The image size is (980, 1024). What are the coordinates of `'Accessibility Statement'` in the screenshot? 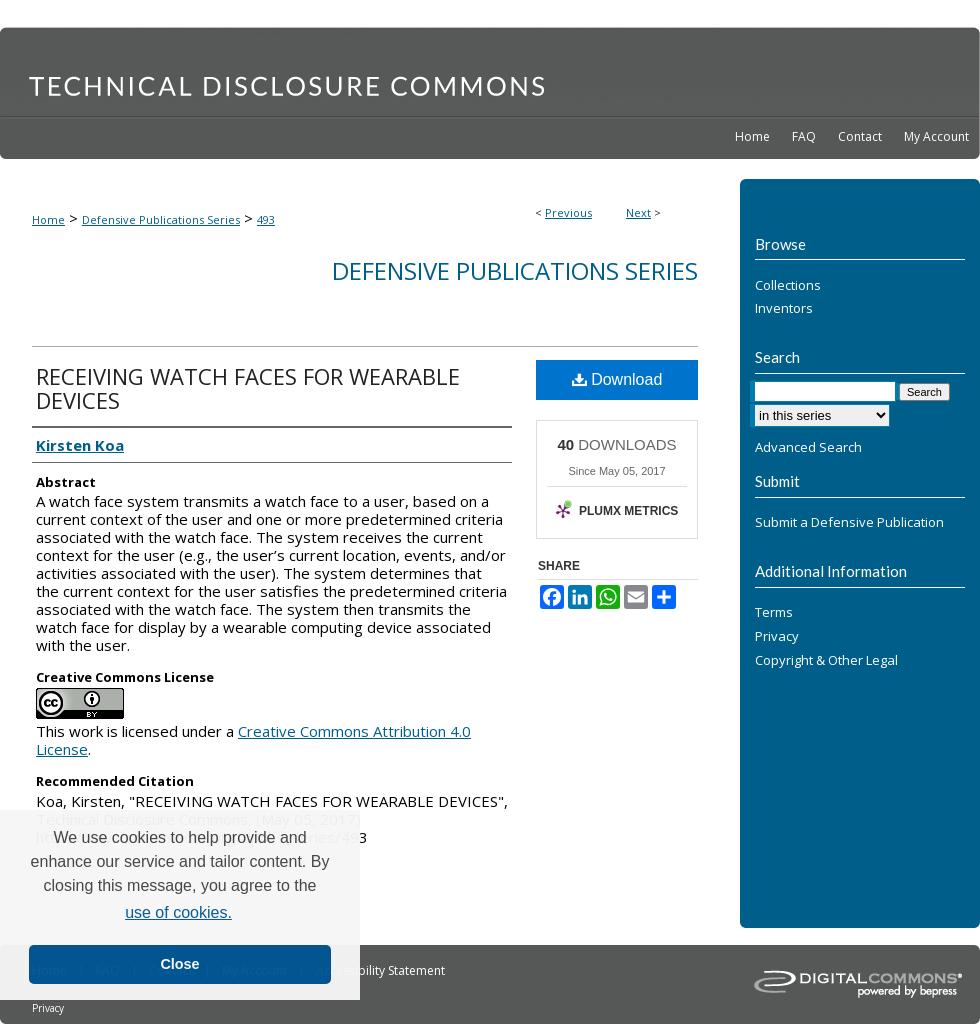 It's located at (380, 969).